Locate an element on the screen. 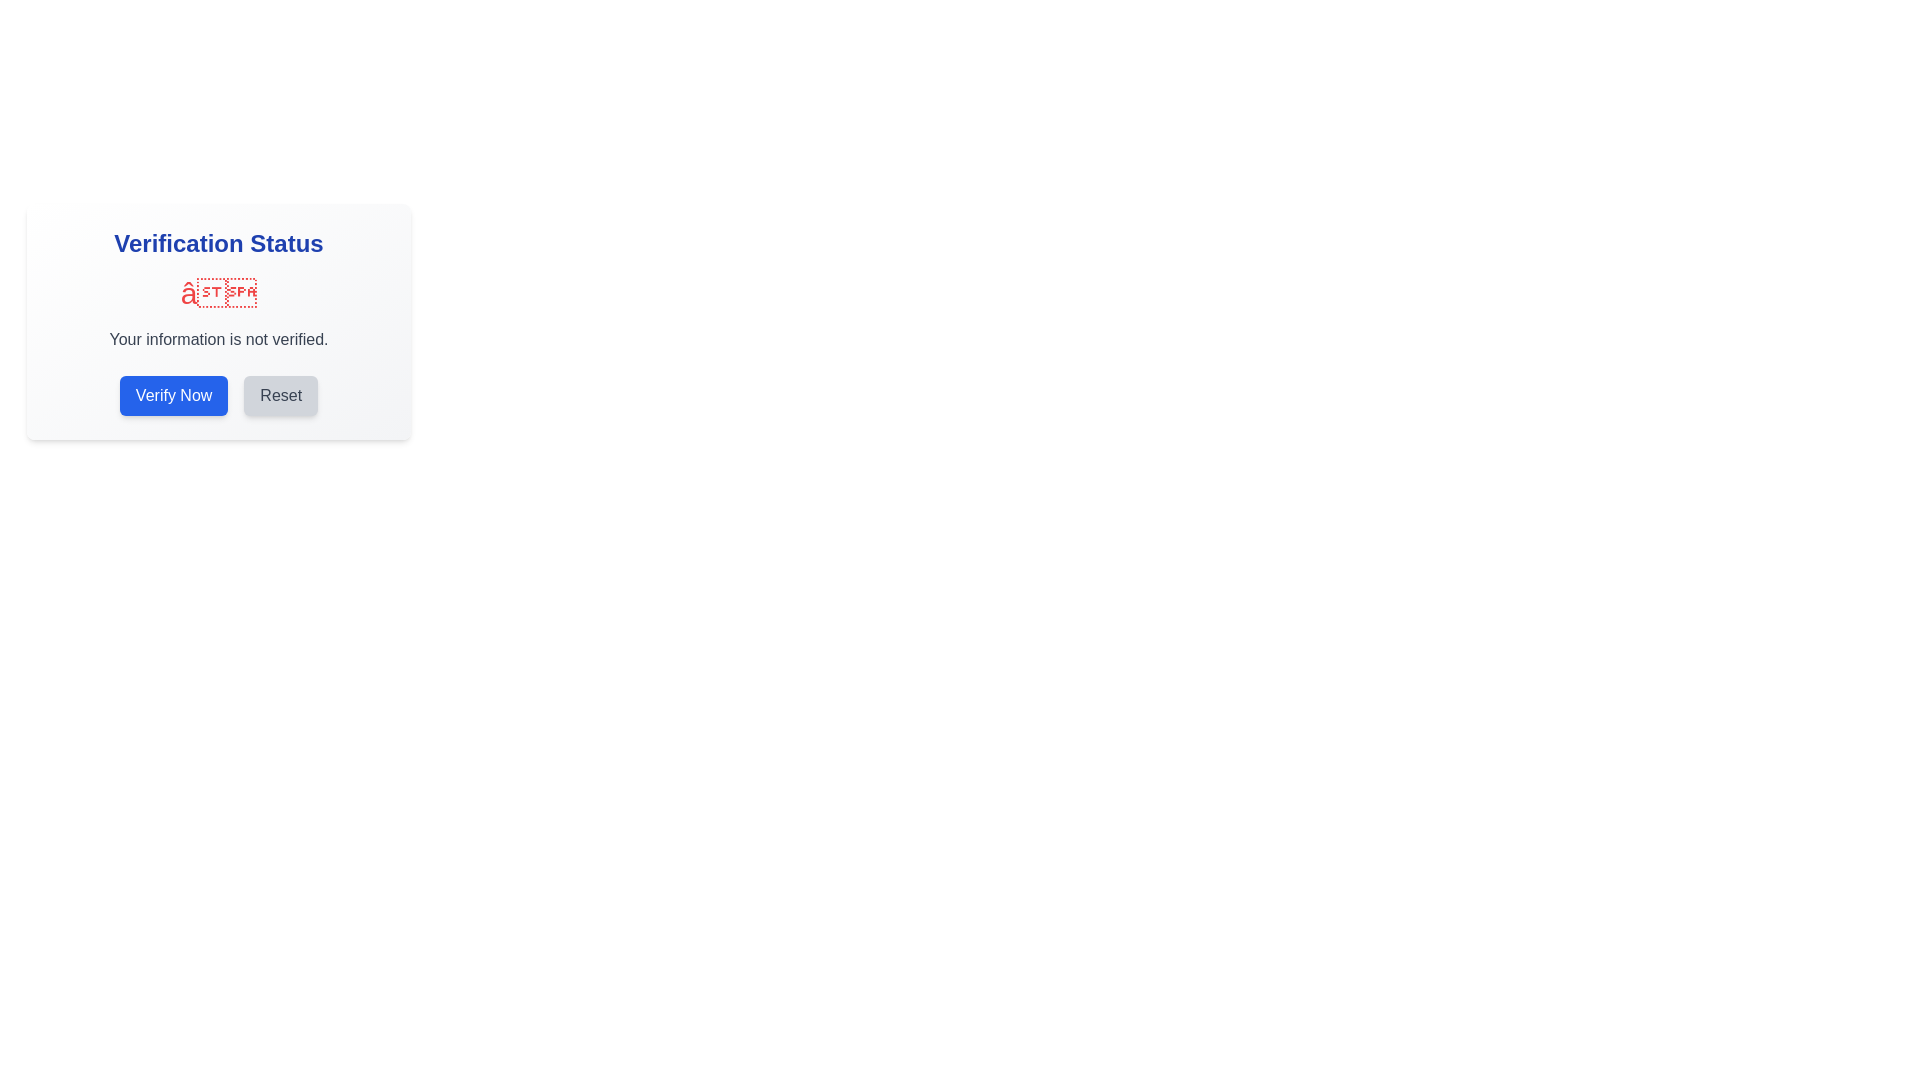 This screenshot has width=1920, height=1080. the notification message box indicating that the information verification process has not been completed, located below the 'Verification Status' header and above the 'Verify Now' and 'Reset' buttons is located at coordinates (219, 313).